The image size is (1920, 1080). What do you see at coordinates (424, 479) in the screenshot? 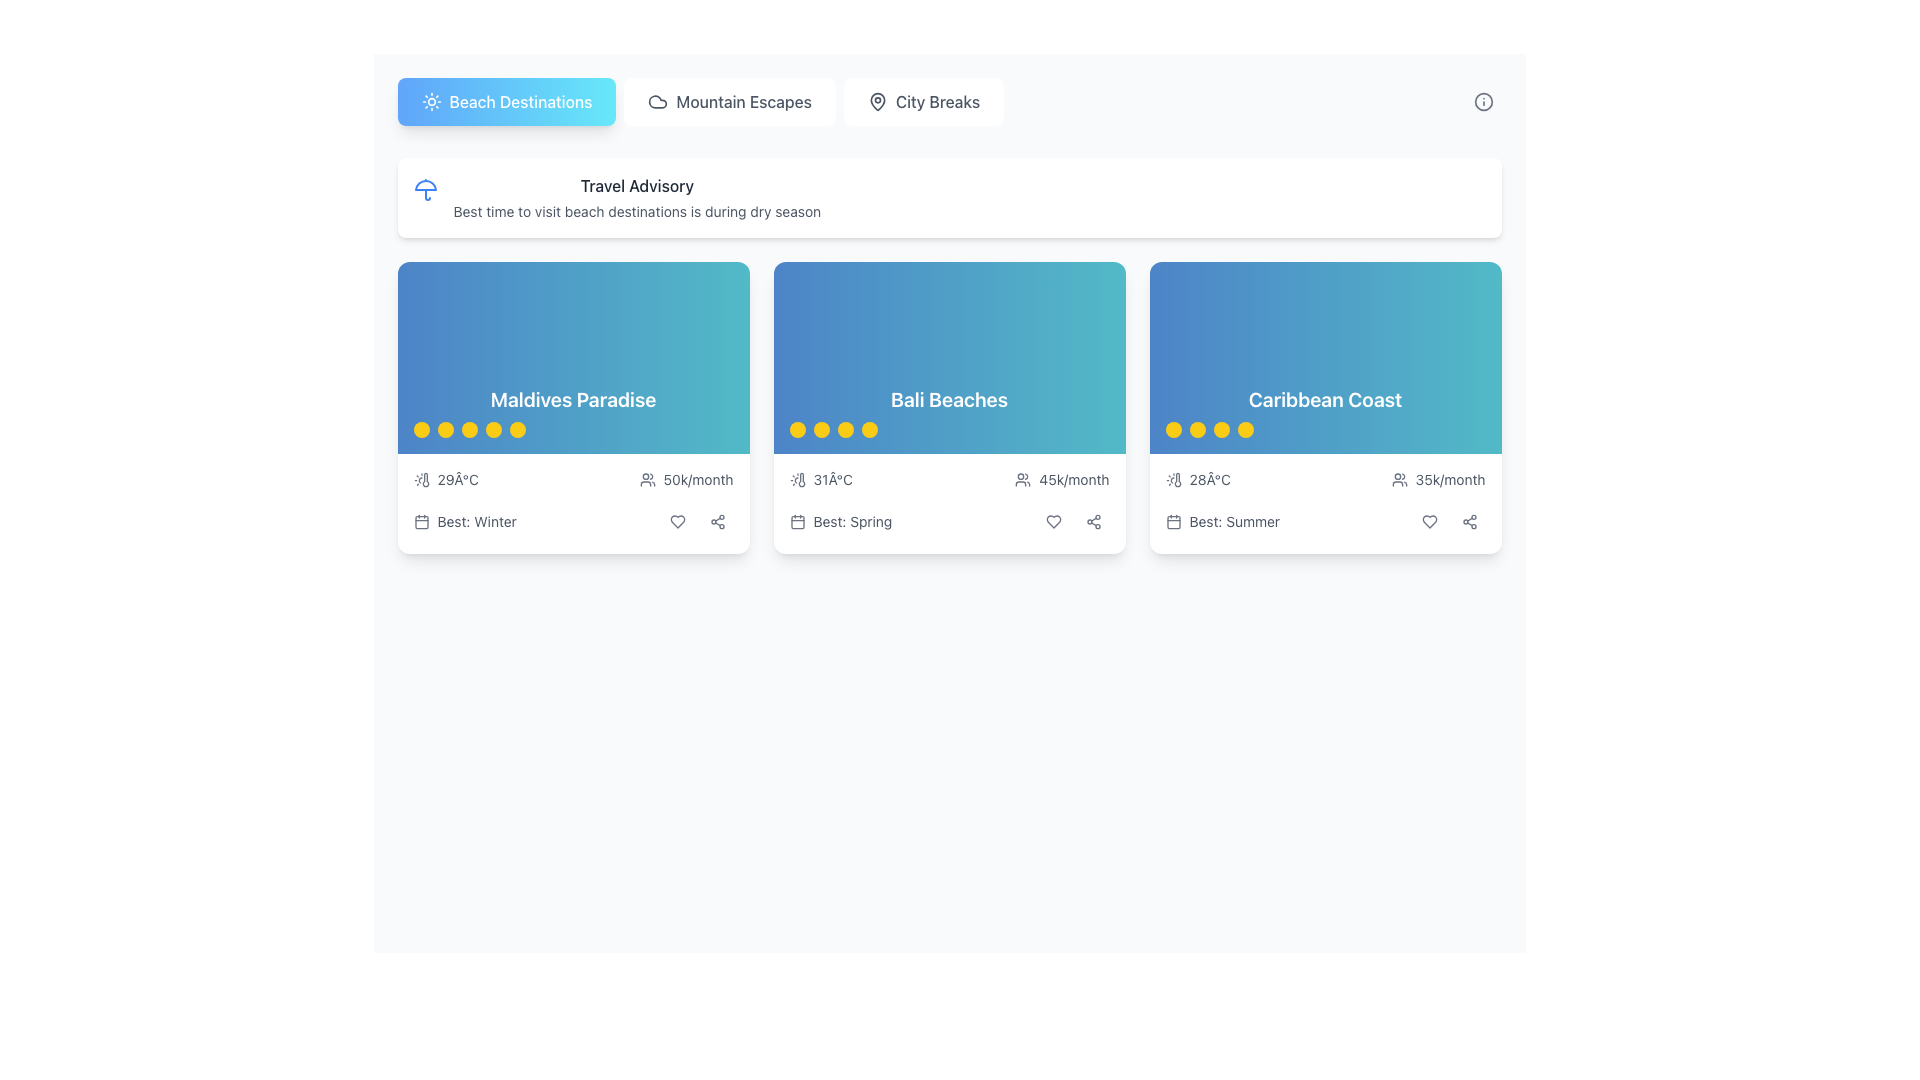
I see `the thermometer icon, which has a rounded bulb-like structure and is styled in neutral gray, located to the lower-left side of the 'Maldives Paradise' card, left of the temperature display ('29°C')` at bounding box center [424, 479].